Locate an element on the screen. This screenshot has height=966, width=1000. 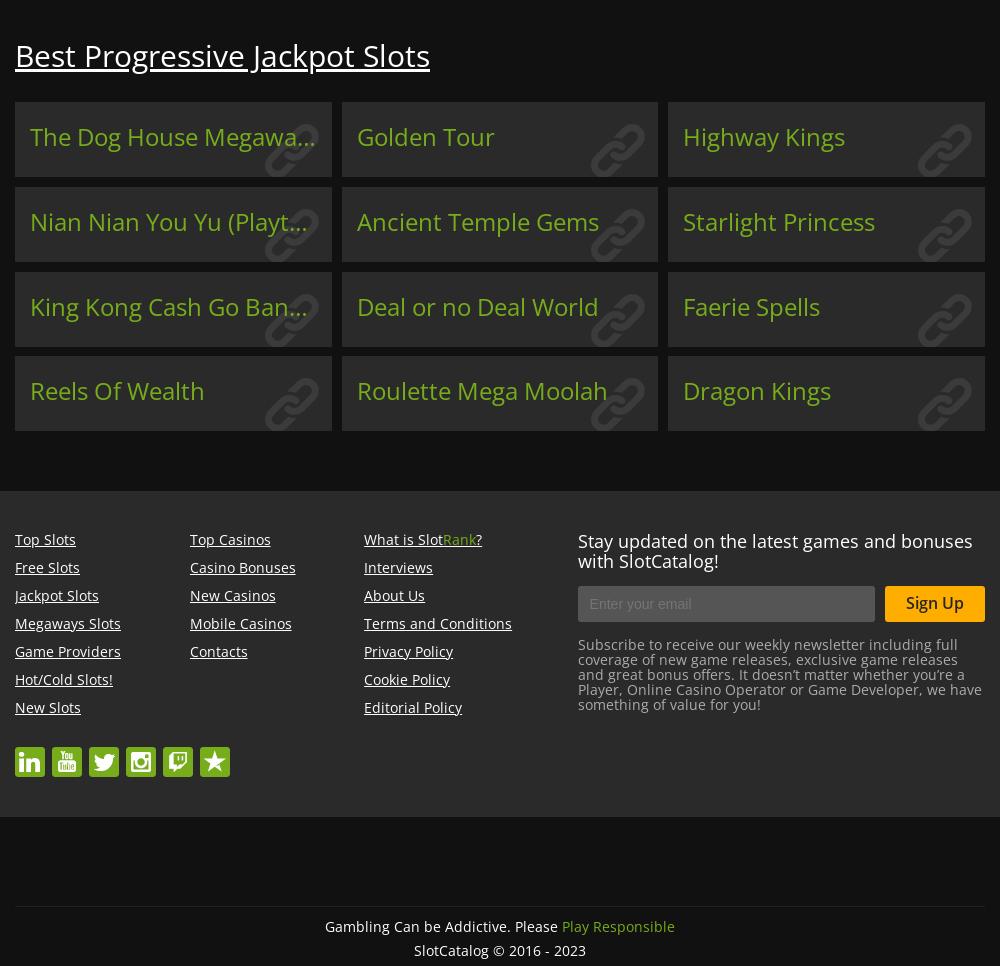
'Highway Kings' is located at coordinates (764, 135).